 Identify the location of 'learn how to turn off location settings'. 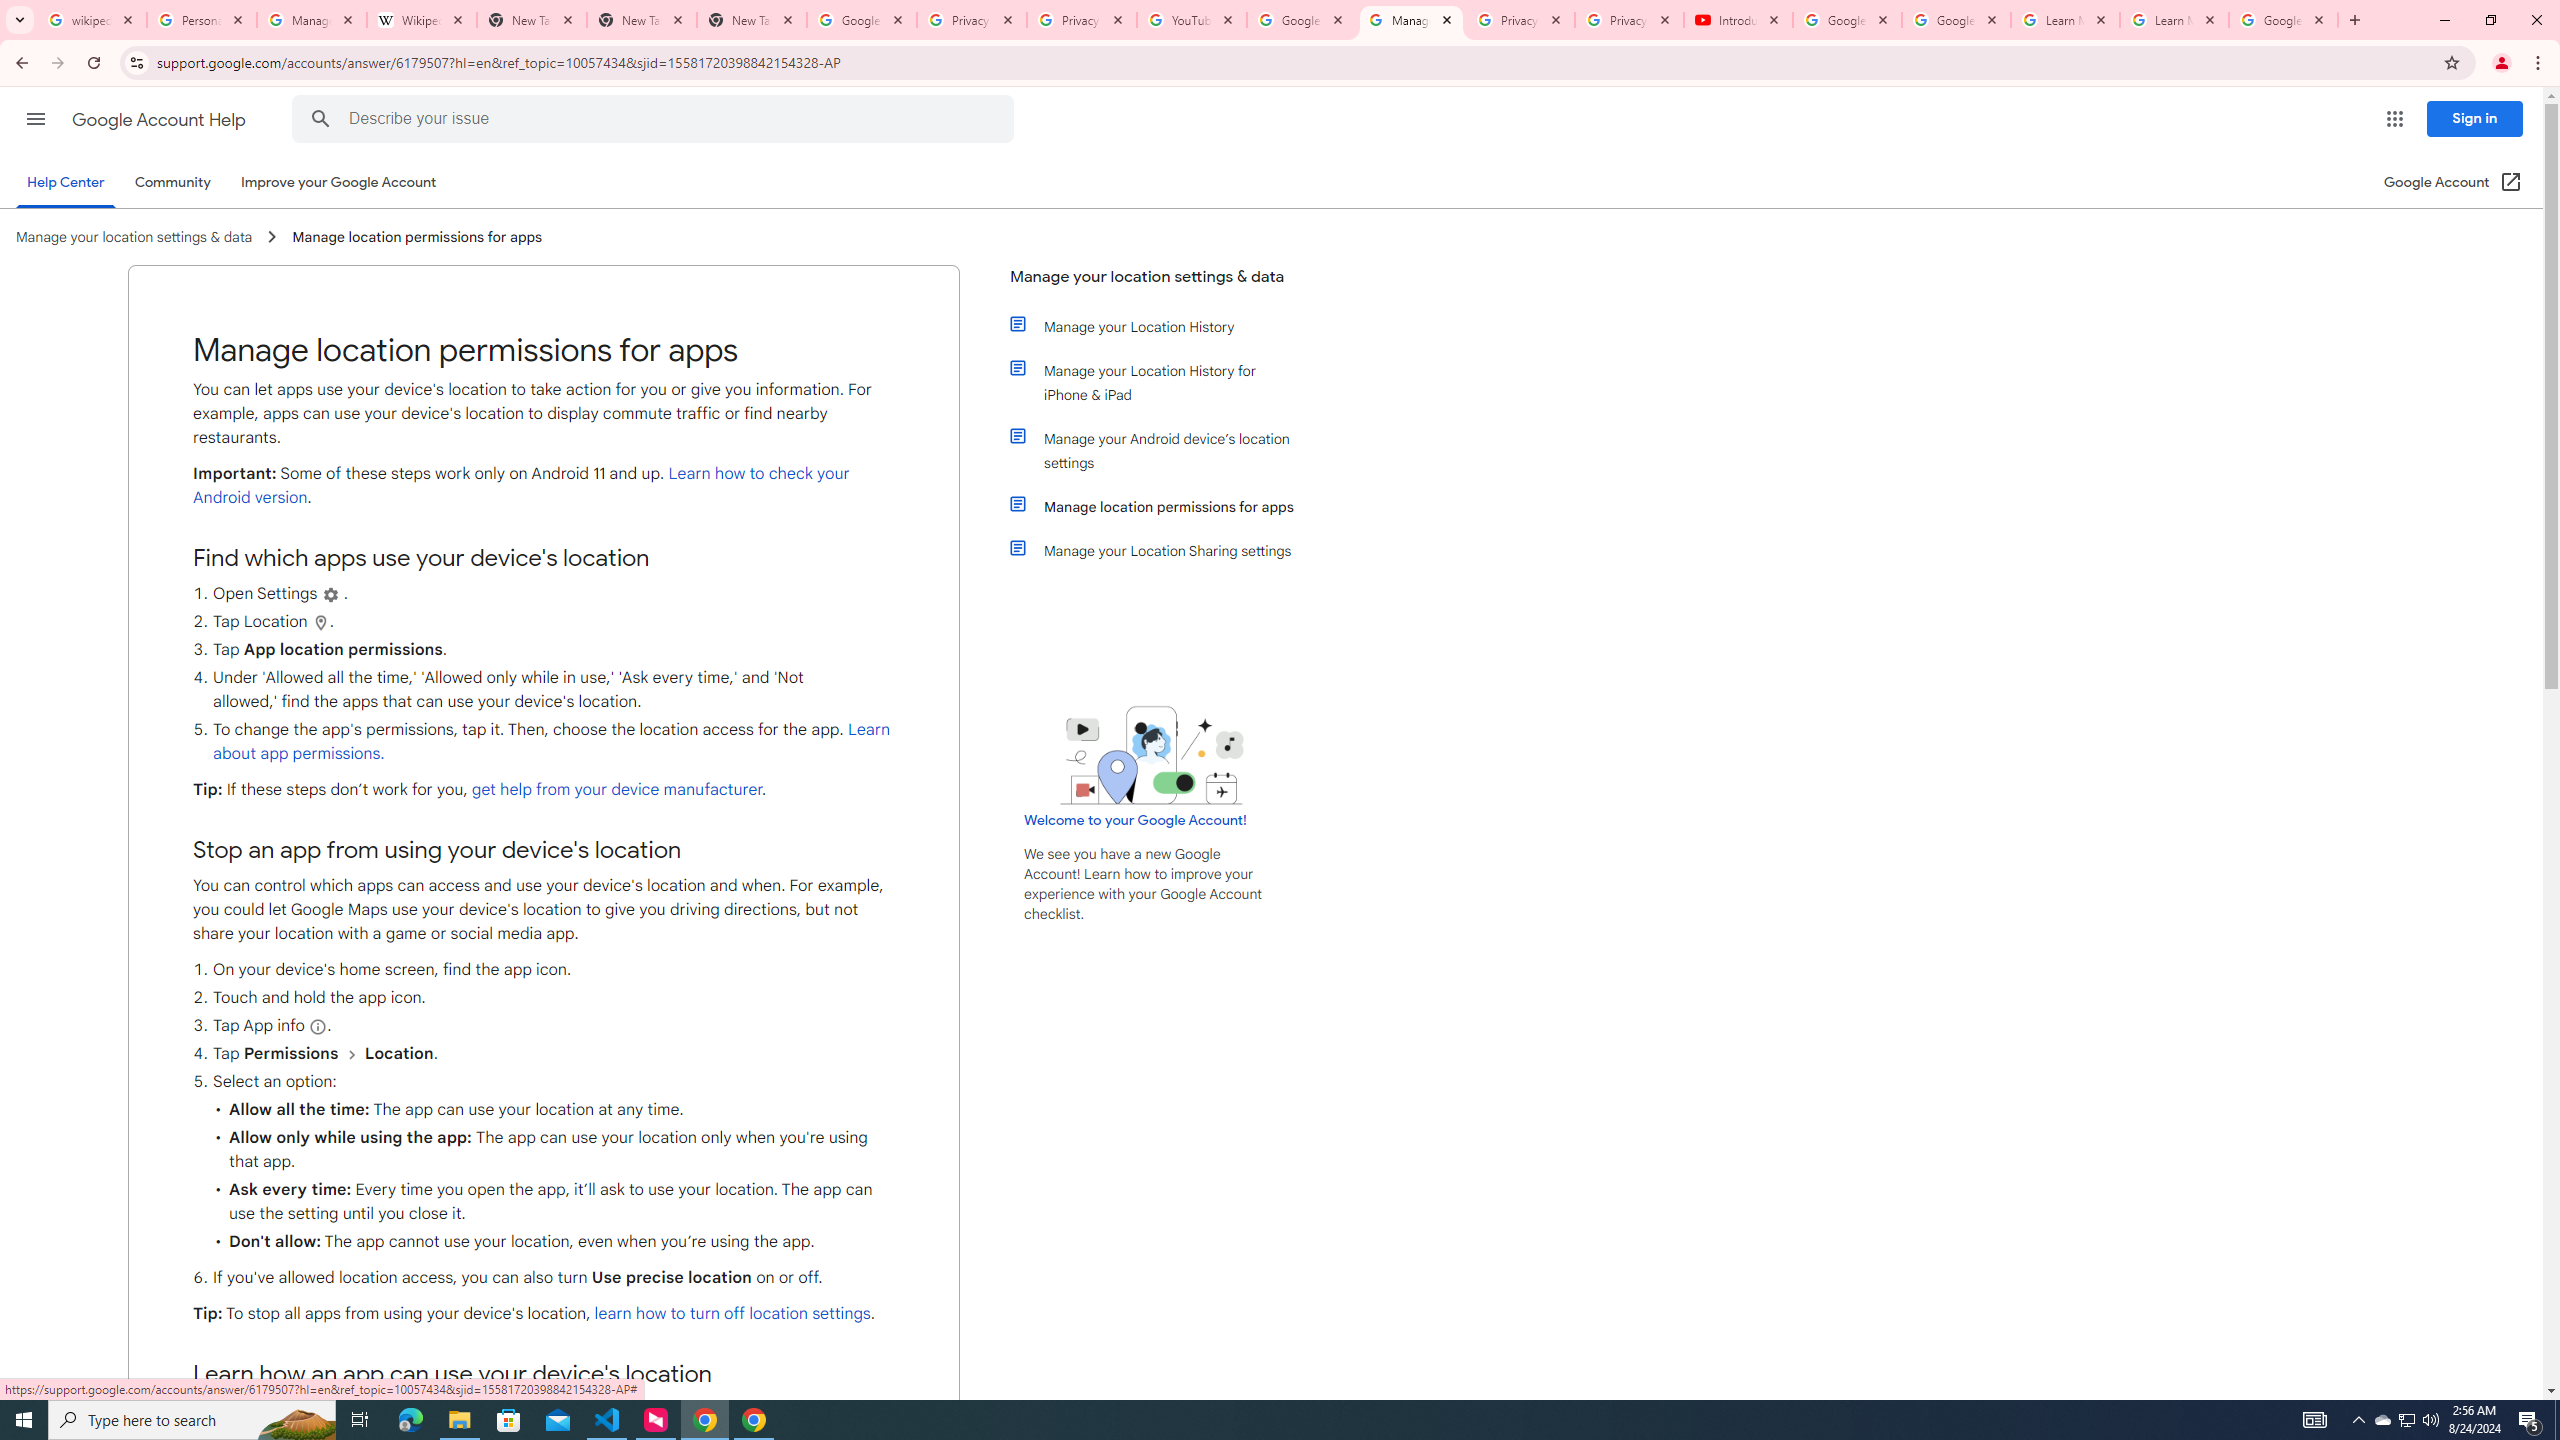
(731, 1313).